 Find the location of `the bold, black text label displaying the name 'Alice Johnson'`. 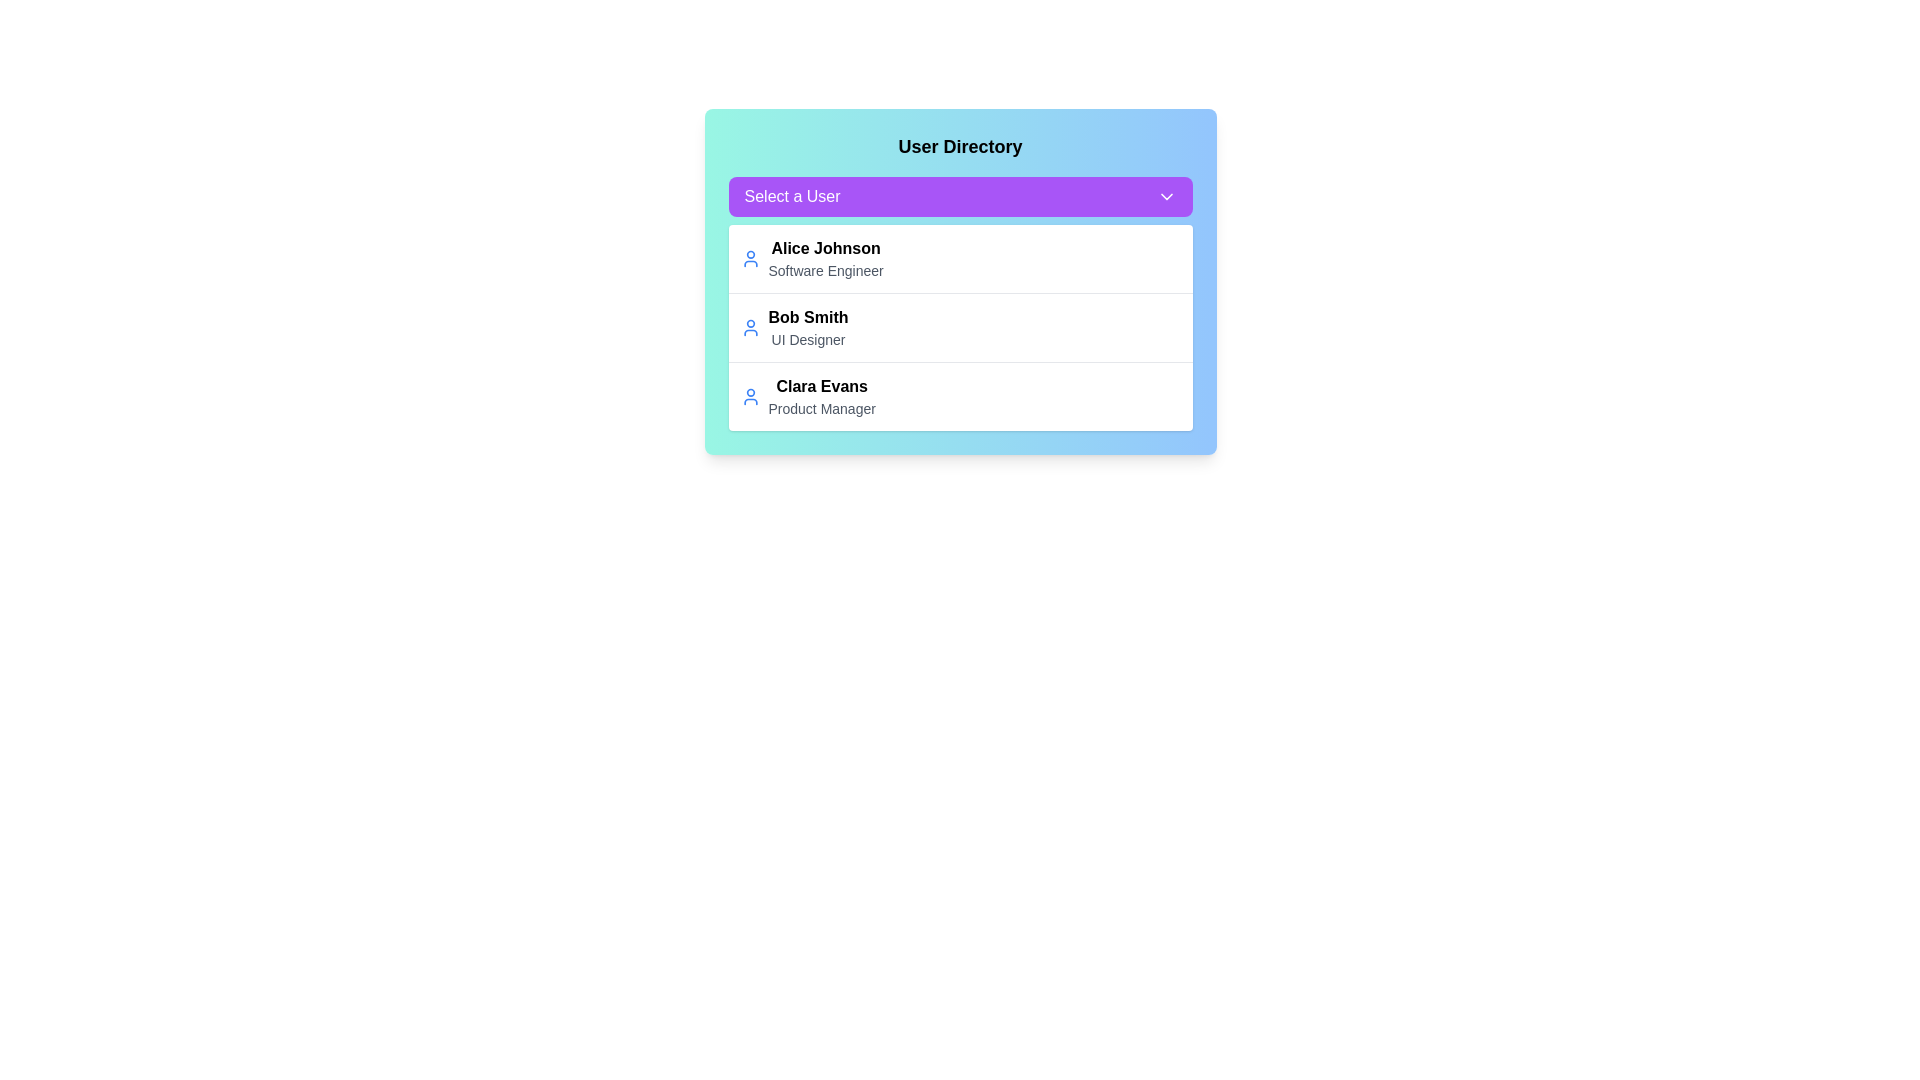

the bold, black text label displaying the name 'Alice Johnson' is located at coordinates (826, 248).